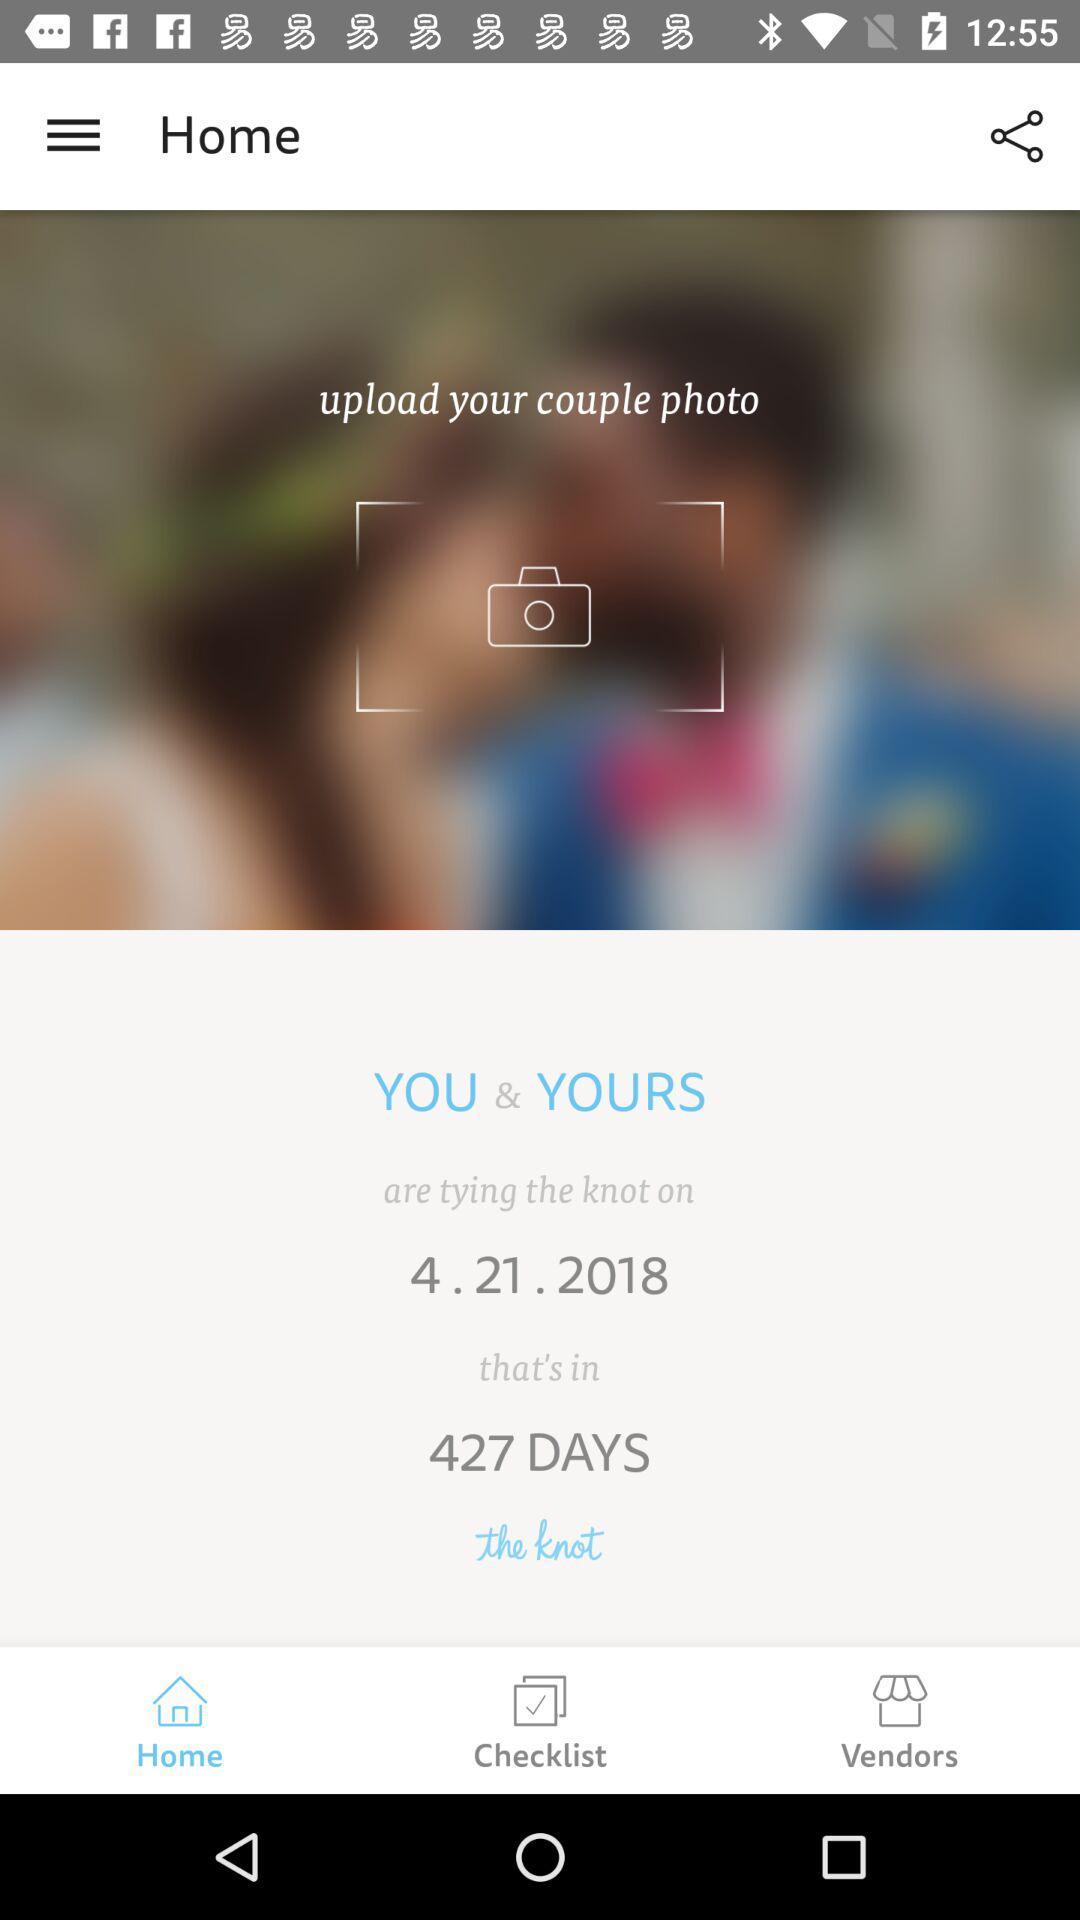 This screenshot has width=1080, height=1920. I want to click on open options, so click(72, 135).